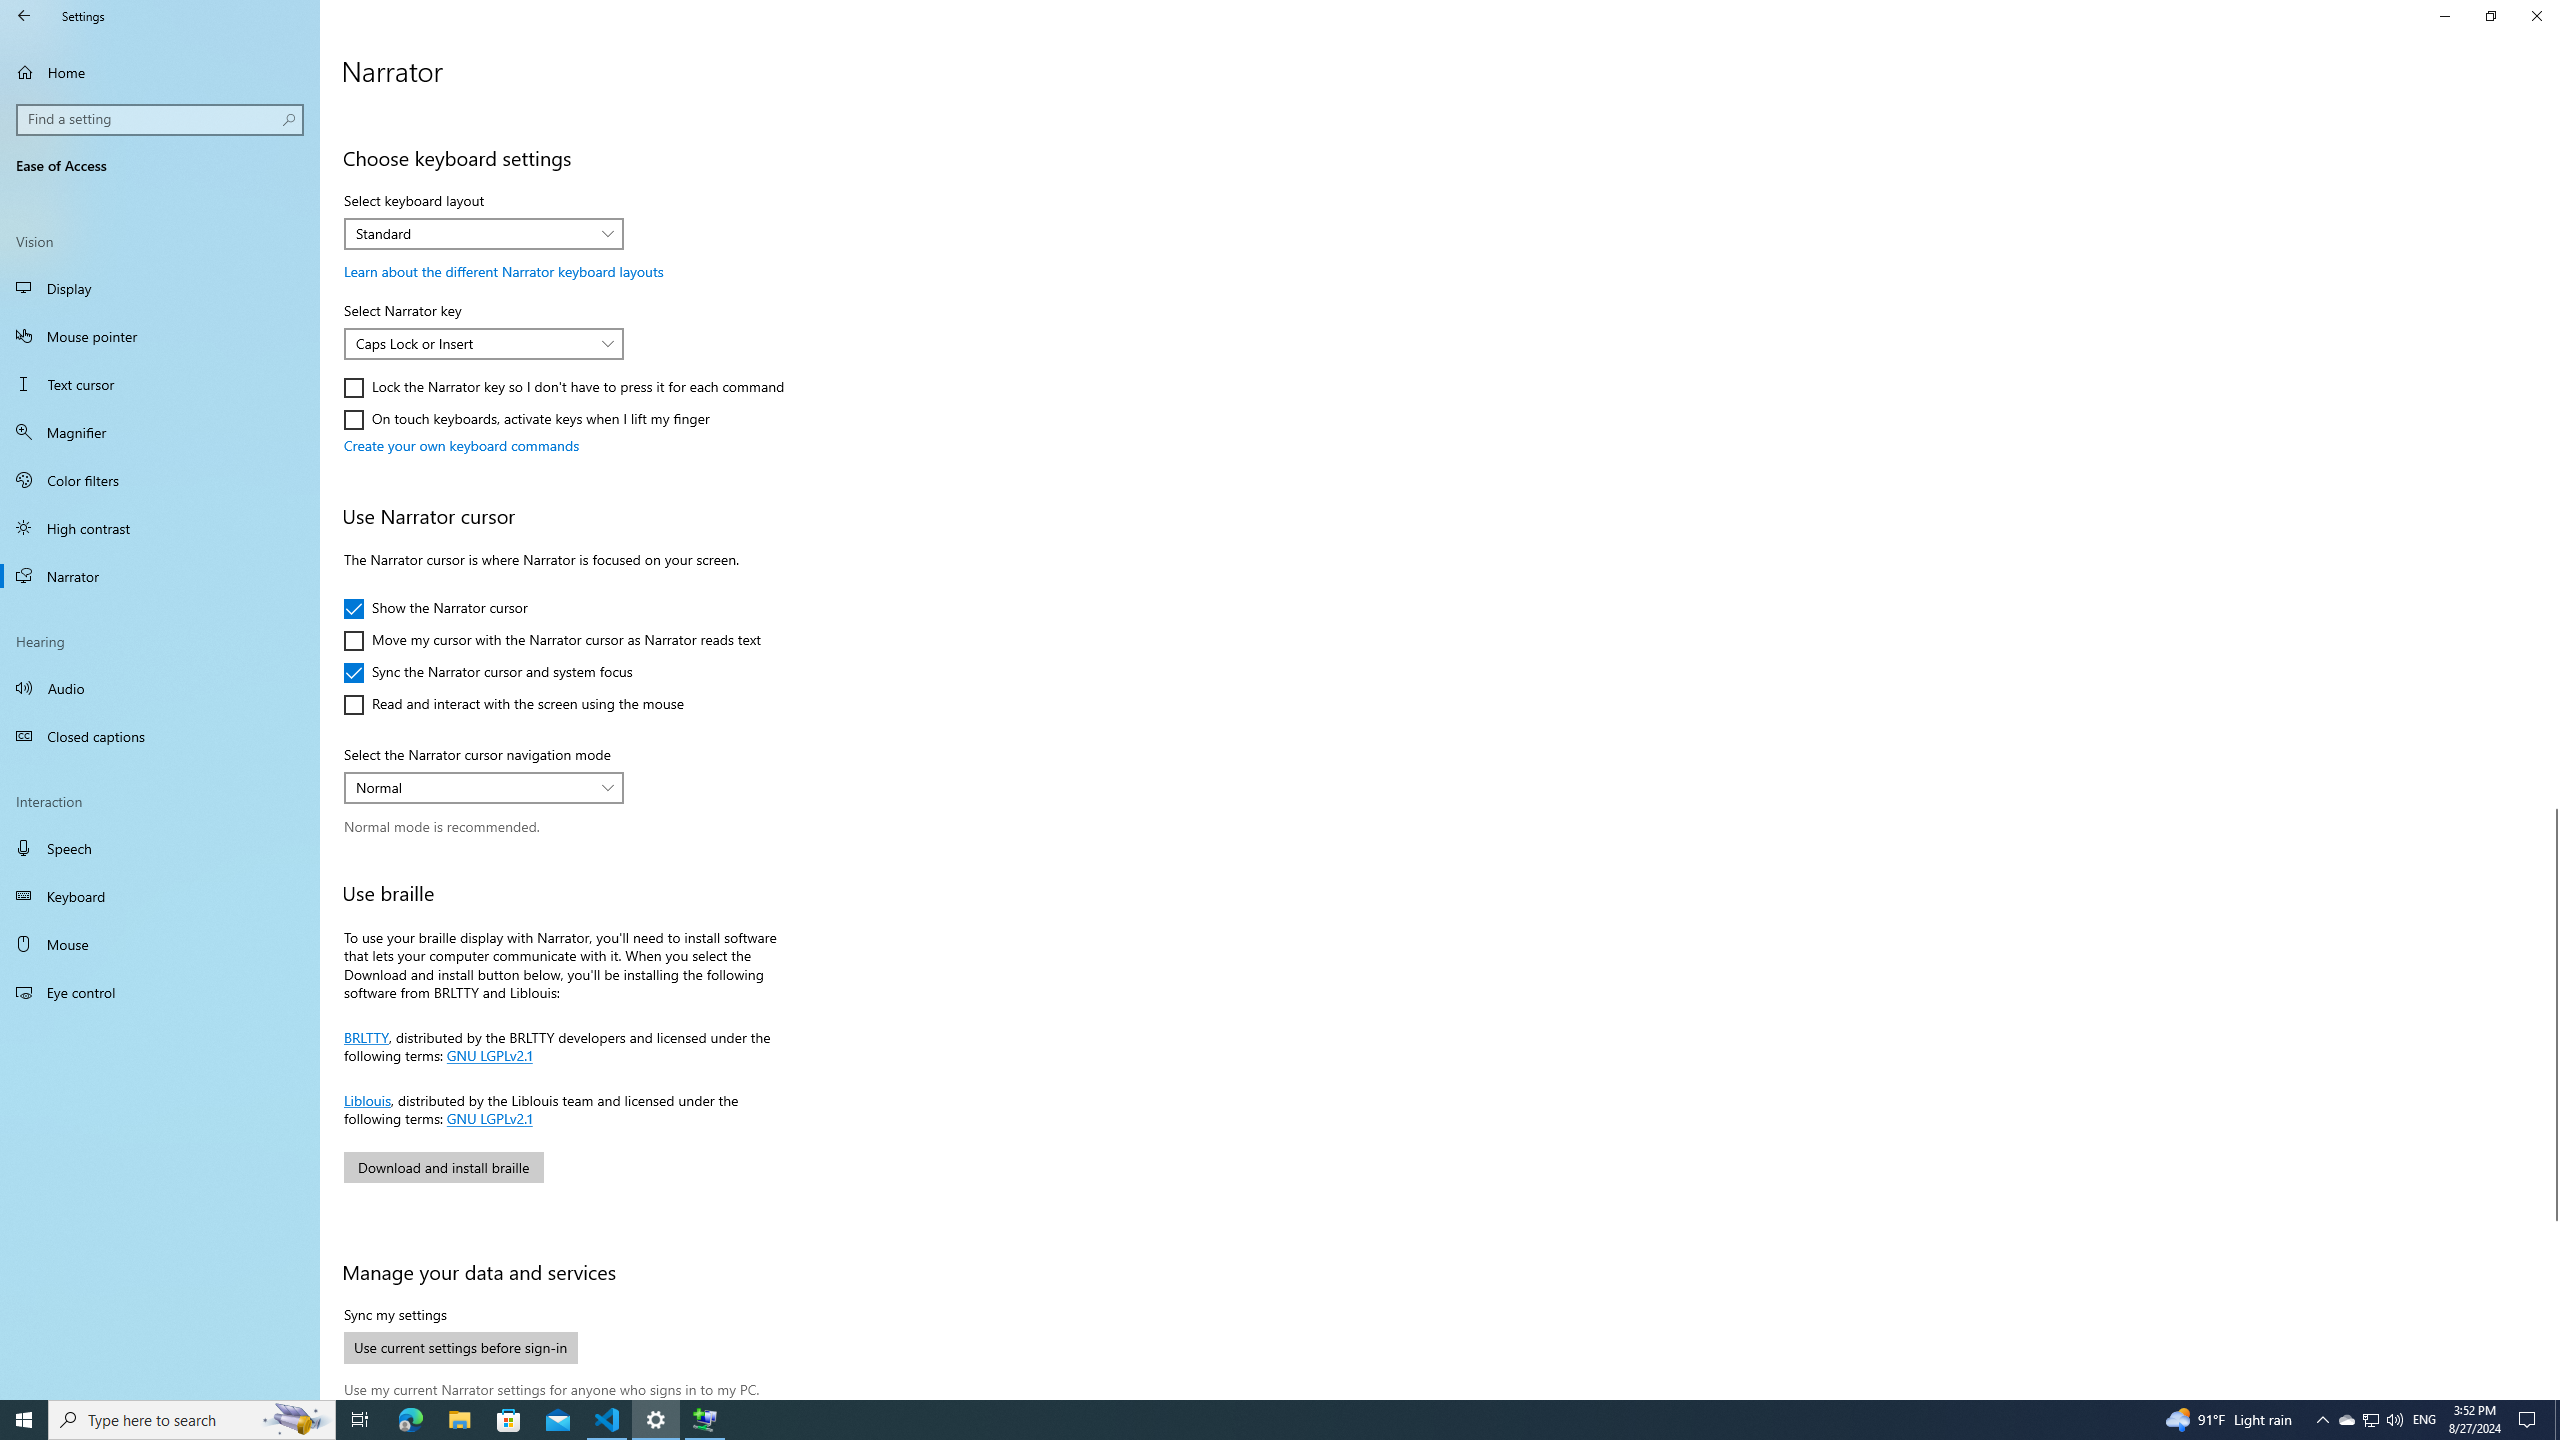  What do you see at coordinates (159, 382) in the screenshot?
I see `'Text cursor'` at bounding box center [159, 382].